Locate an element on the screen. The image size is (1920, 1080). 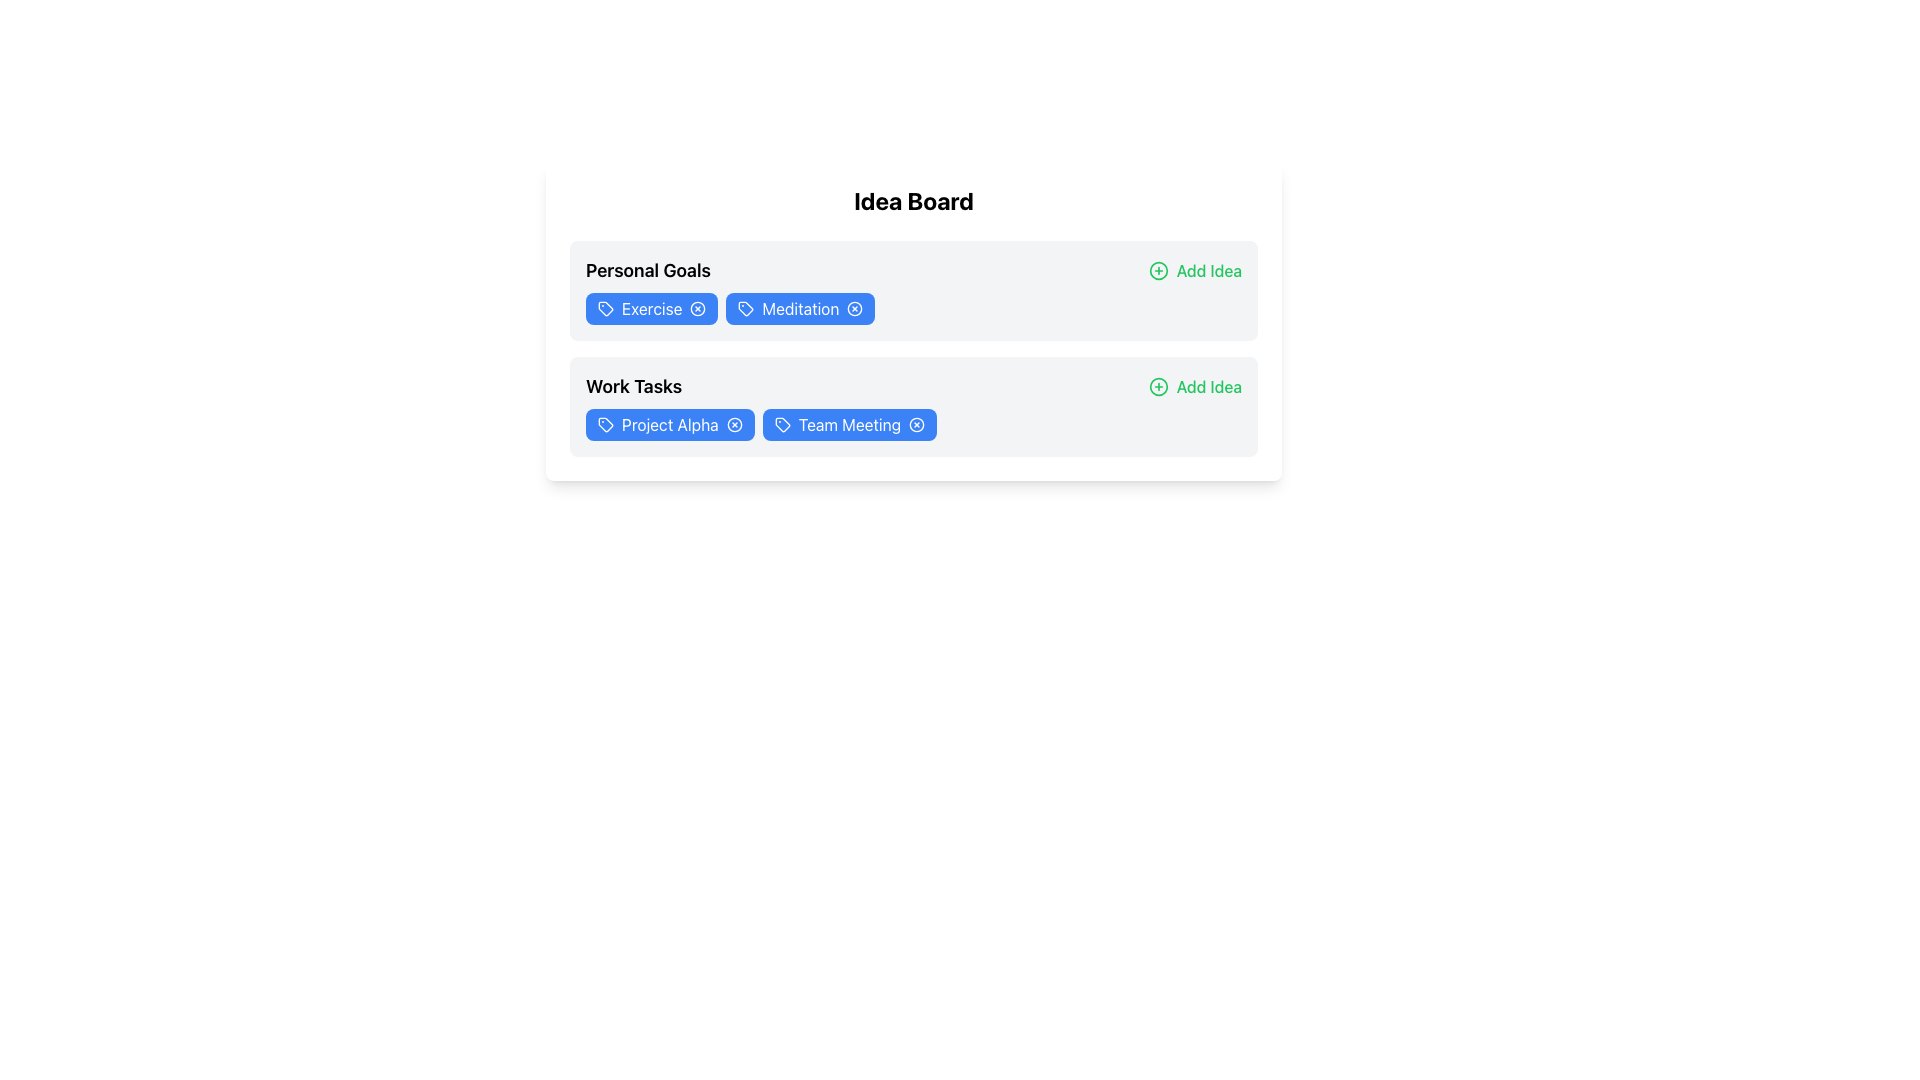
the small circular SVG element that serves as the outer boundary of the close icon in the 'Meditation' tag under the 'Personal Goals' section is located at coordinates (855, 308).